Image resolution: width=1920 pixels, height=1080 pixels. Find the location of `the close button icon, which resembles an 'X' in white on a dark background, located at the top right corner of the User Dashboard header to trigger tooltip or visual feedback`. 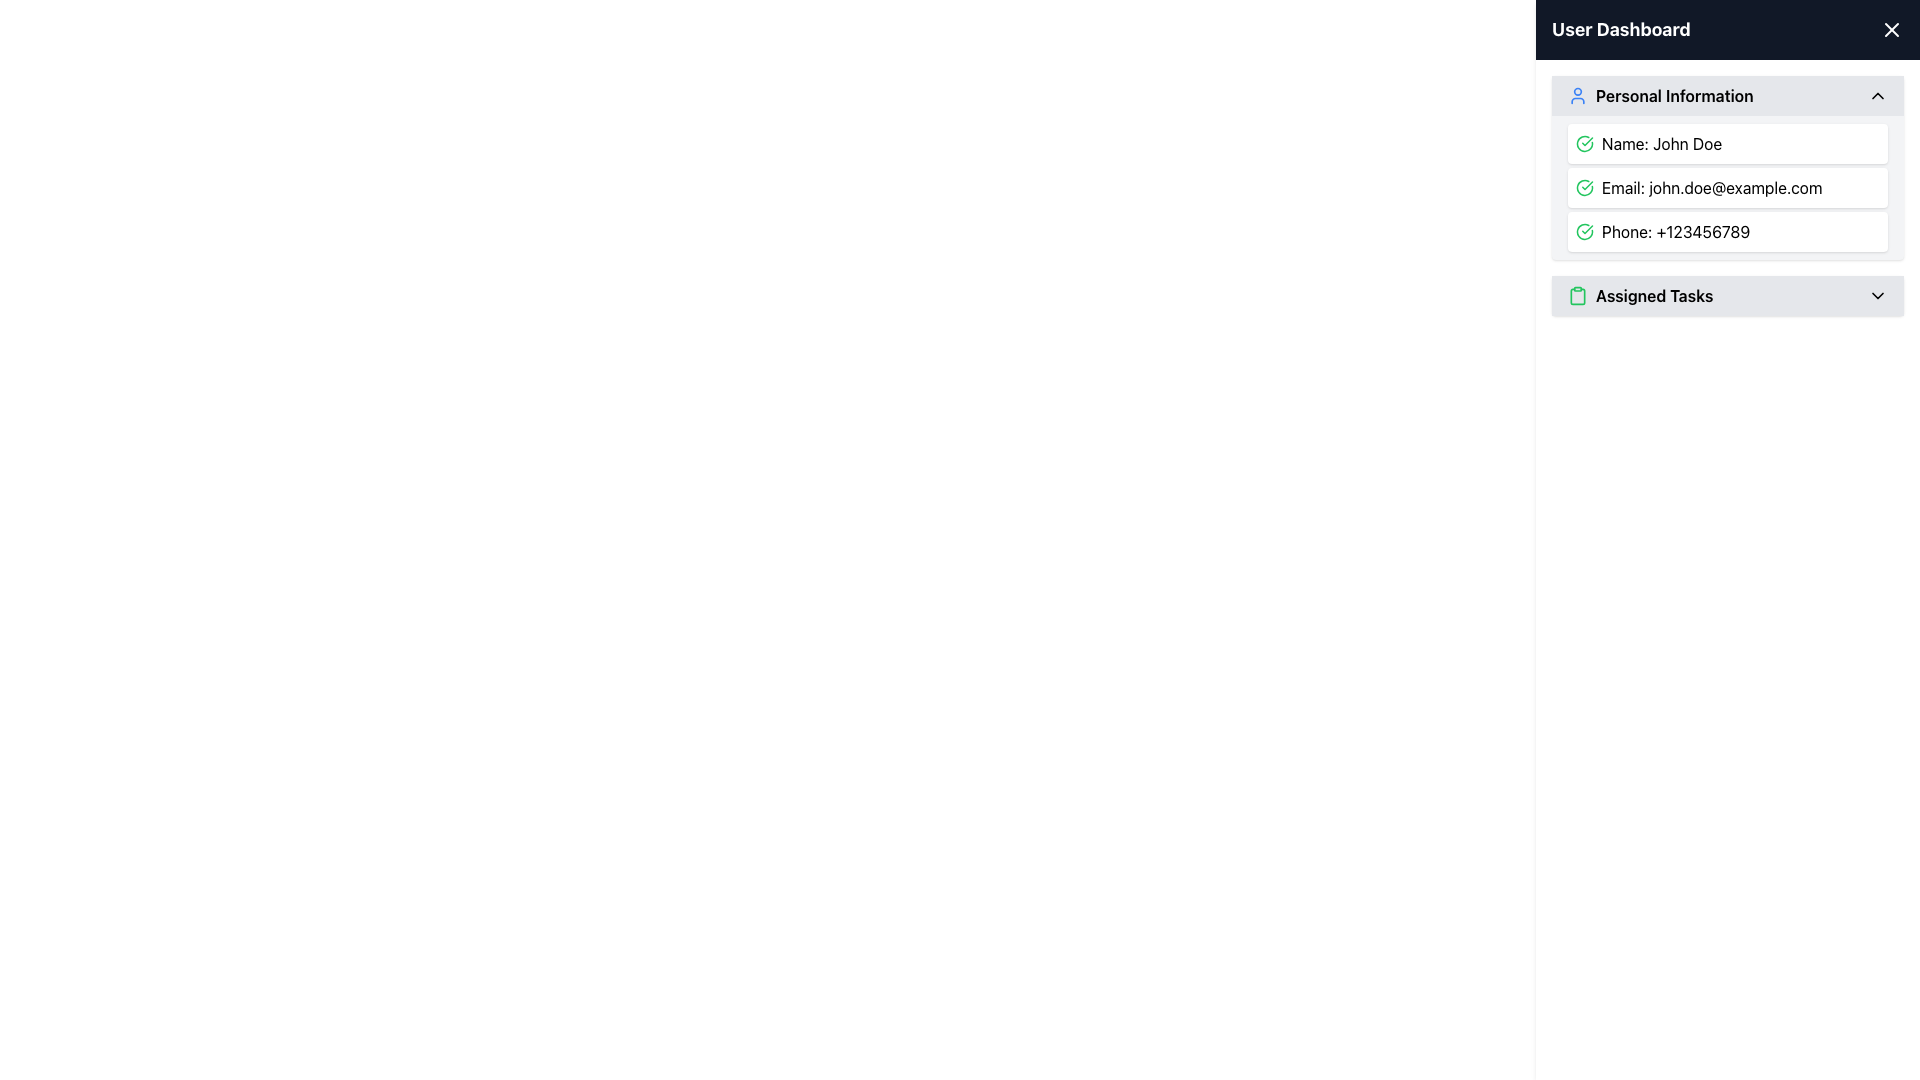

the close button icon, which resembles an 'X' in white on a dark background, located at the top right corner of the User Dashboard header to trigger tooltip or visual feedback is located at coordinates (1890, 30).